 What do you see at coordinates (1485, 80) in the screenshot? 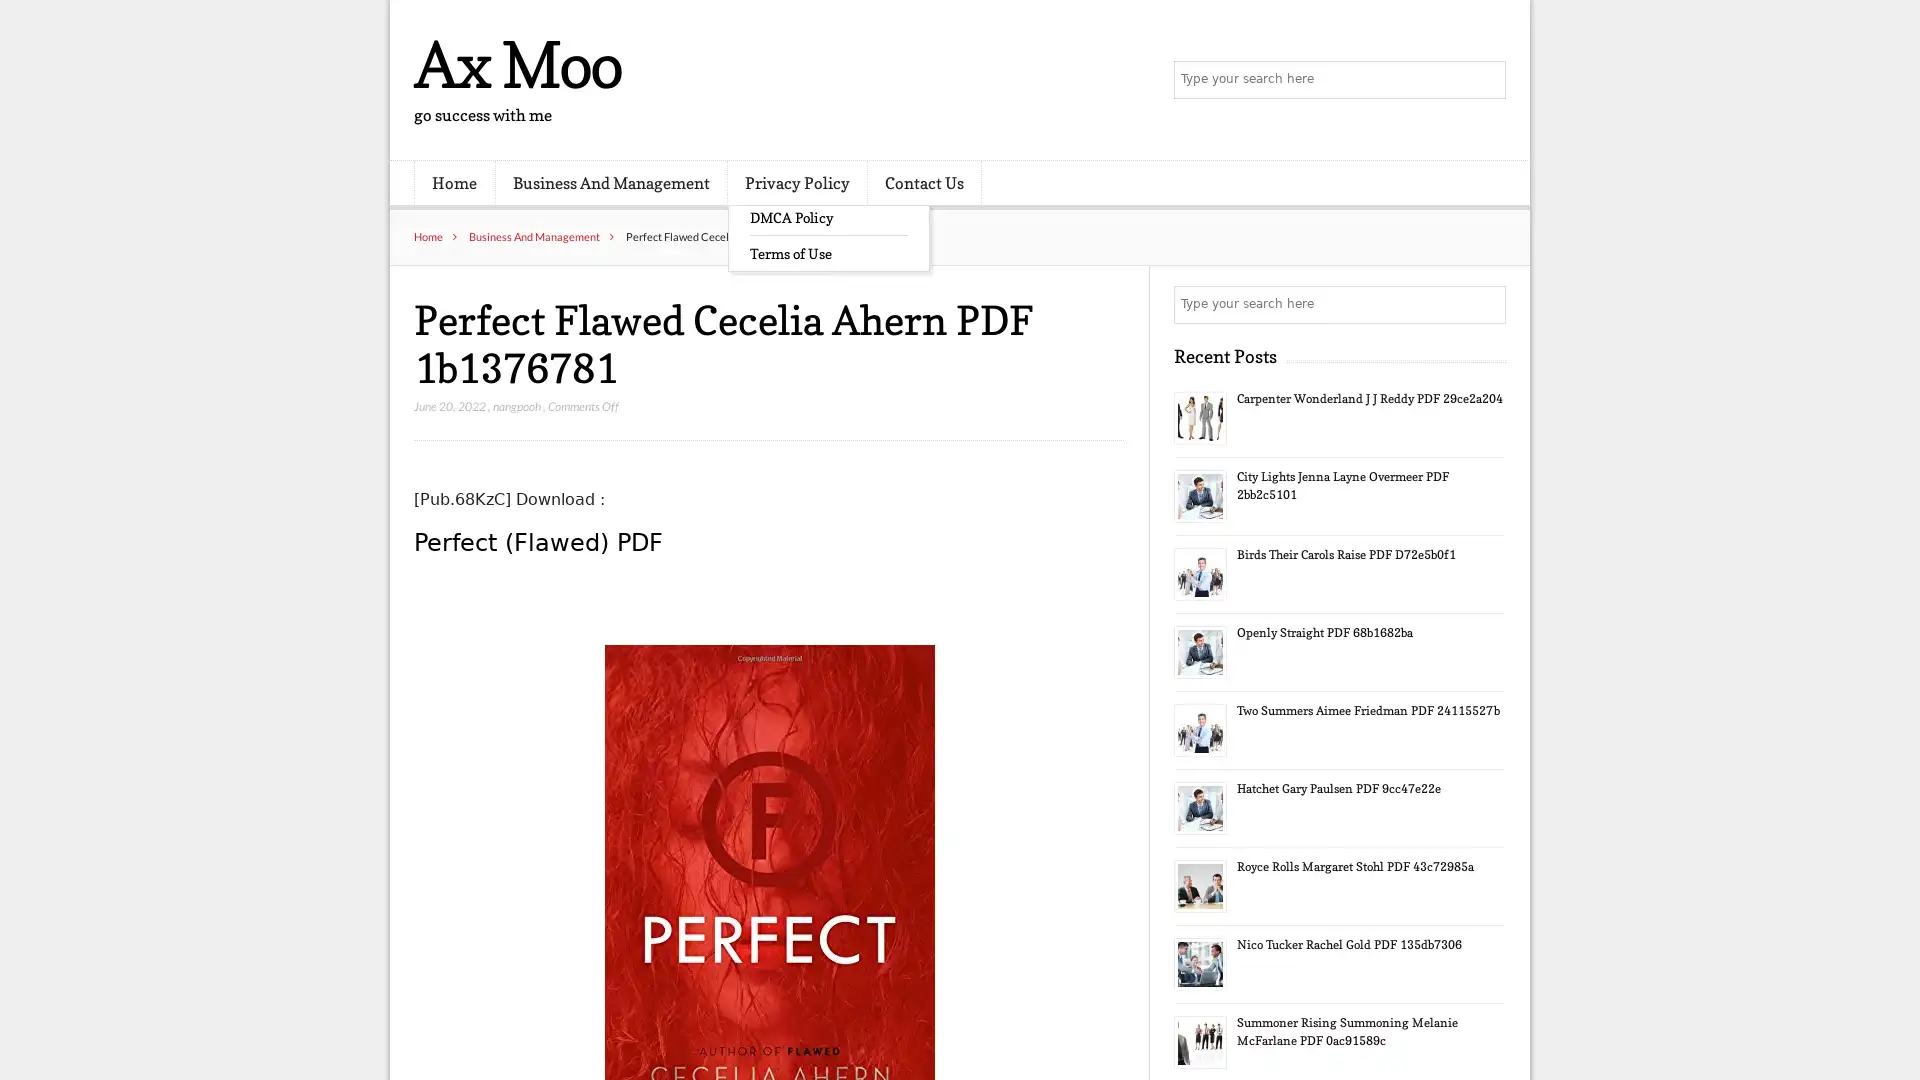
I see `Search` at bounding box center [1485, 80].